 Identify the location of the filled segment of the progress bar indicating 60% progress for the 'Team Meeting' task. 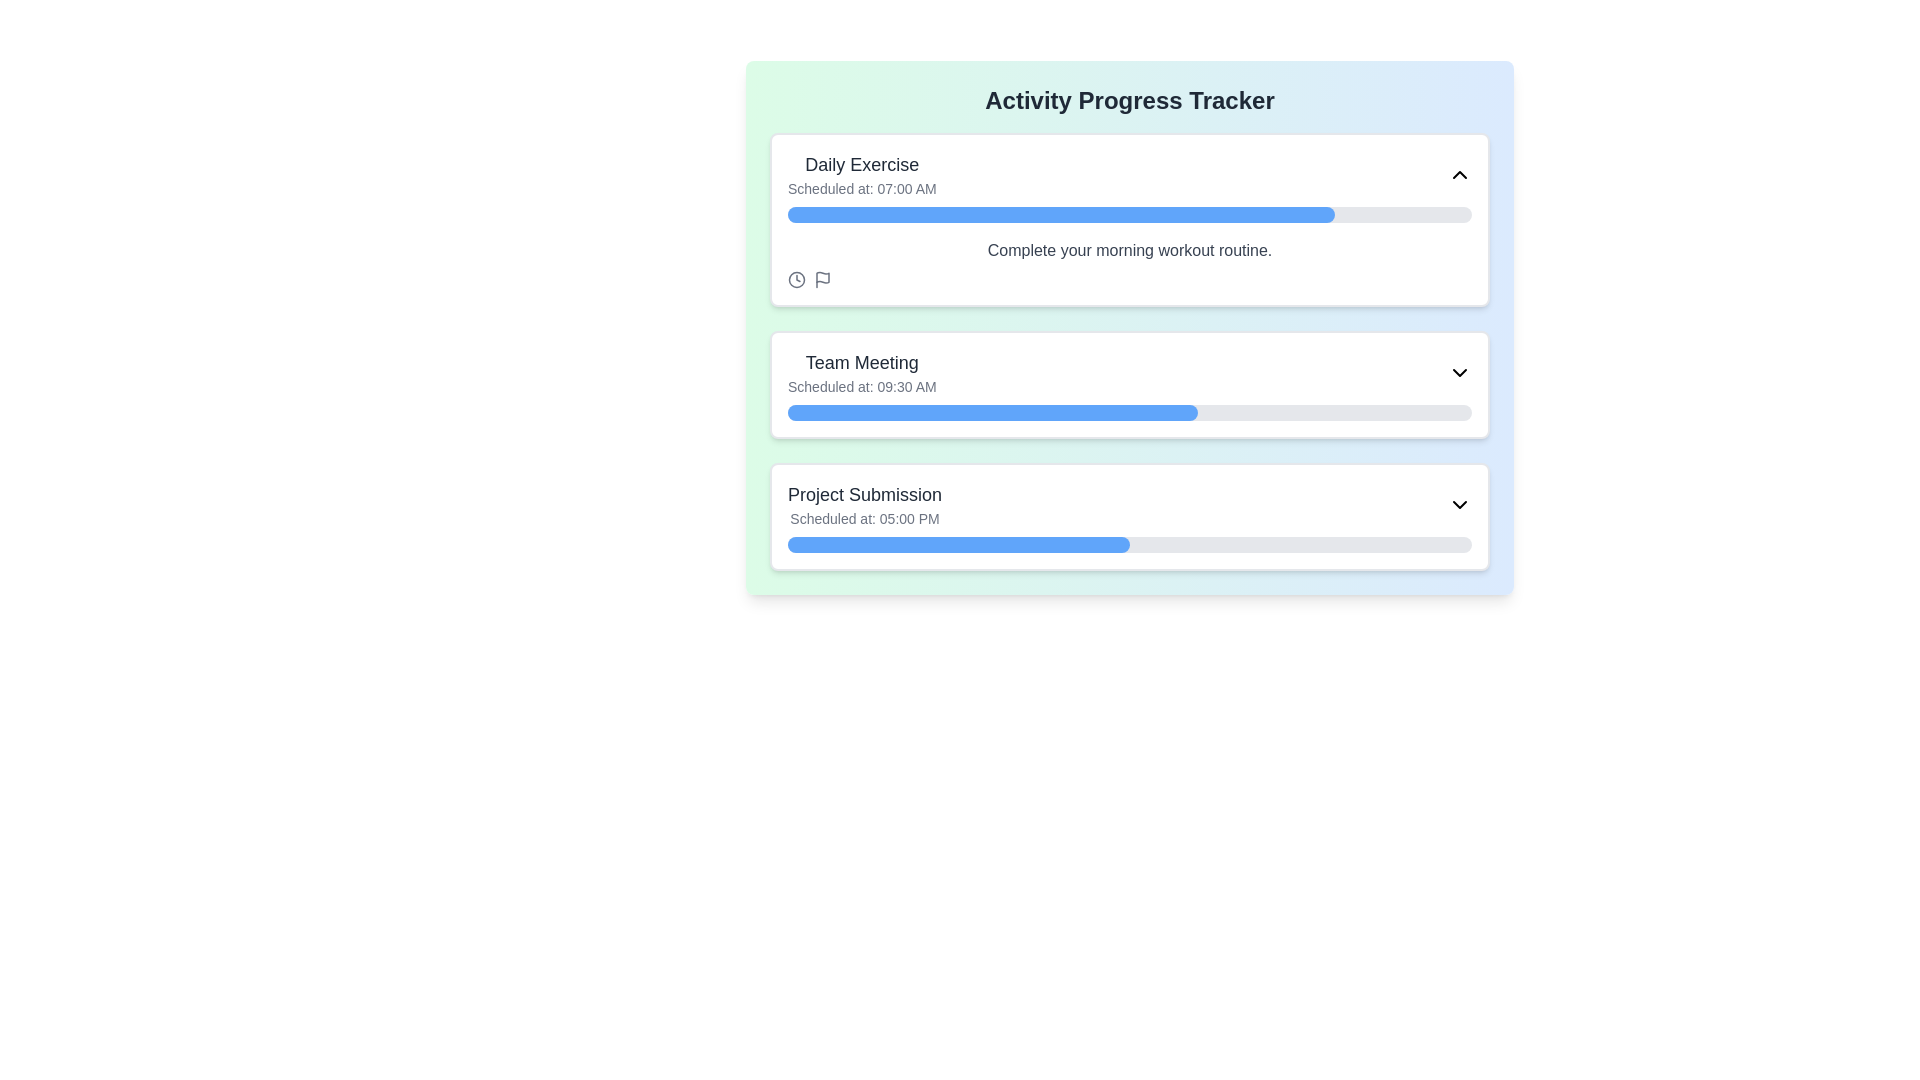
(993, 411).